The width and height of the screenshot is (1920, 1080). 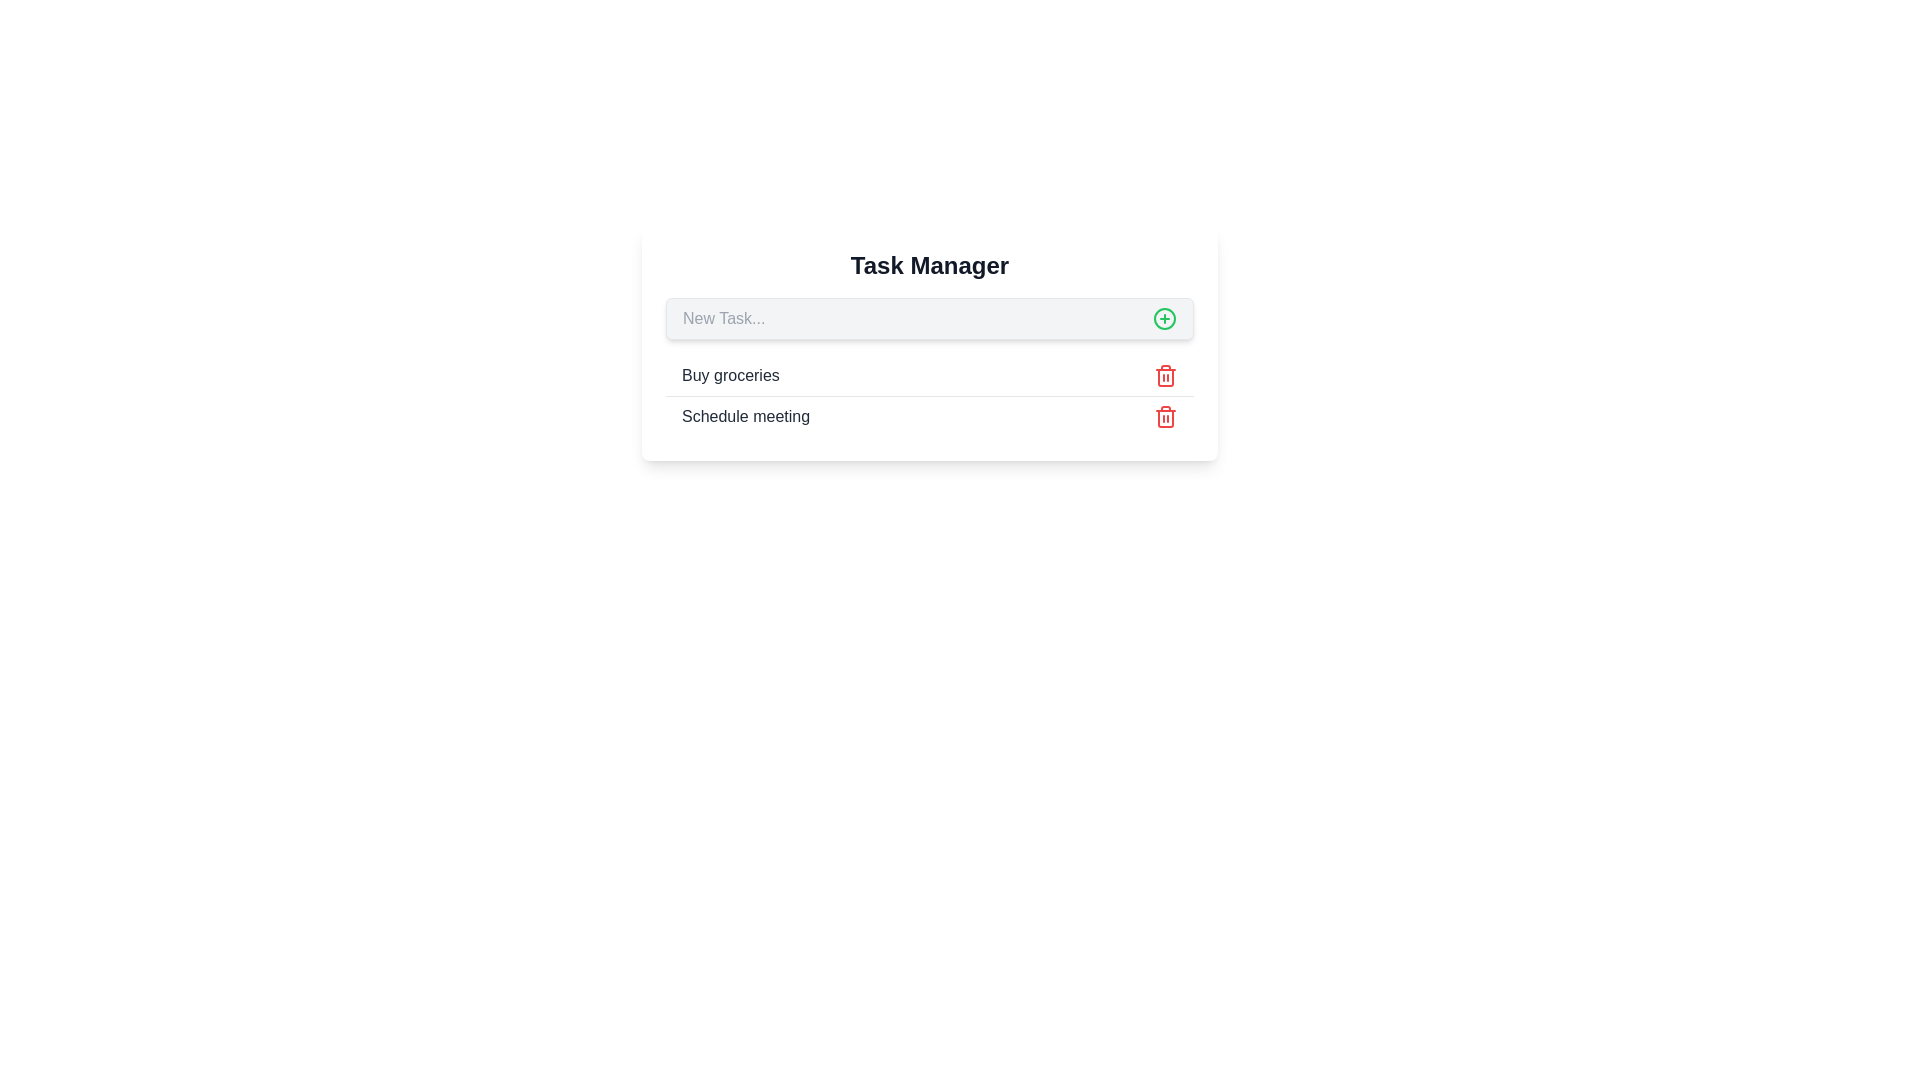 What do you see at coordinates (1166, 375) in the screenshot?
I see `the delete button located to the far right of the 'Buy groceries' task in the task list` at bounding box center [1166, 375].